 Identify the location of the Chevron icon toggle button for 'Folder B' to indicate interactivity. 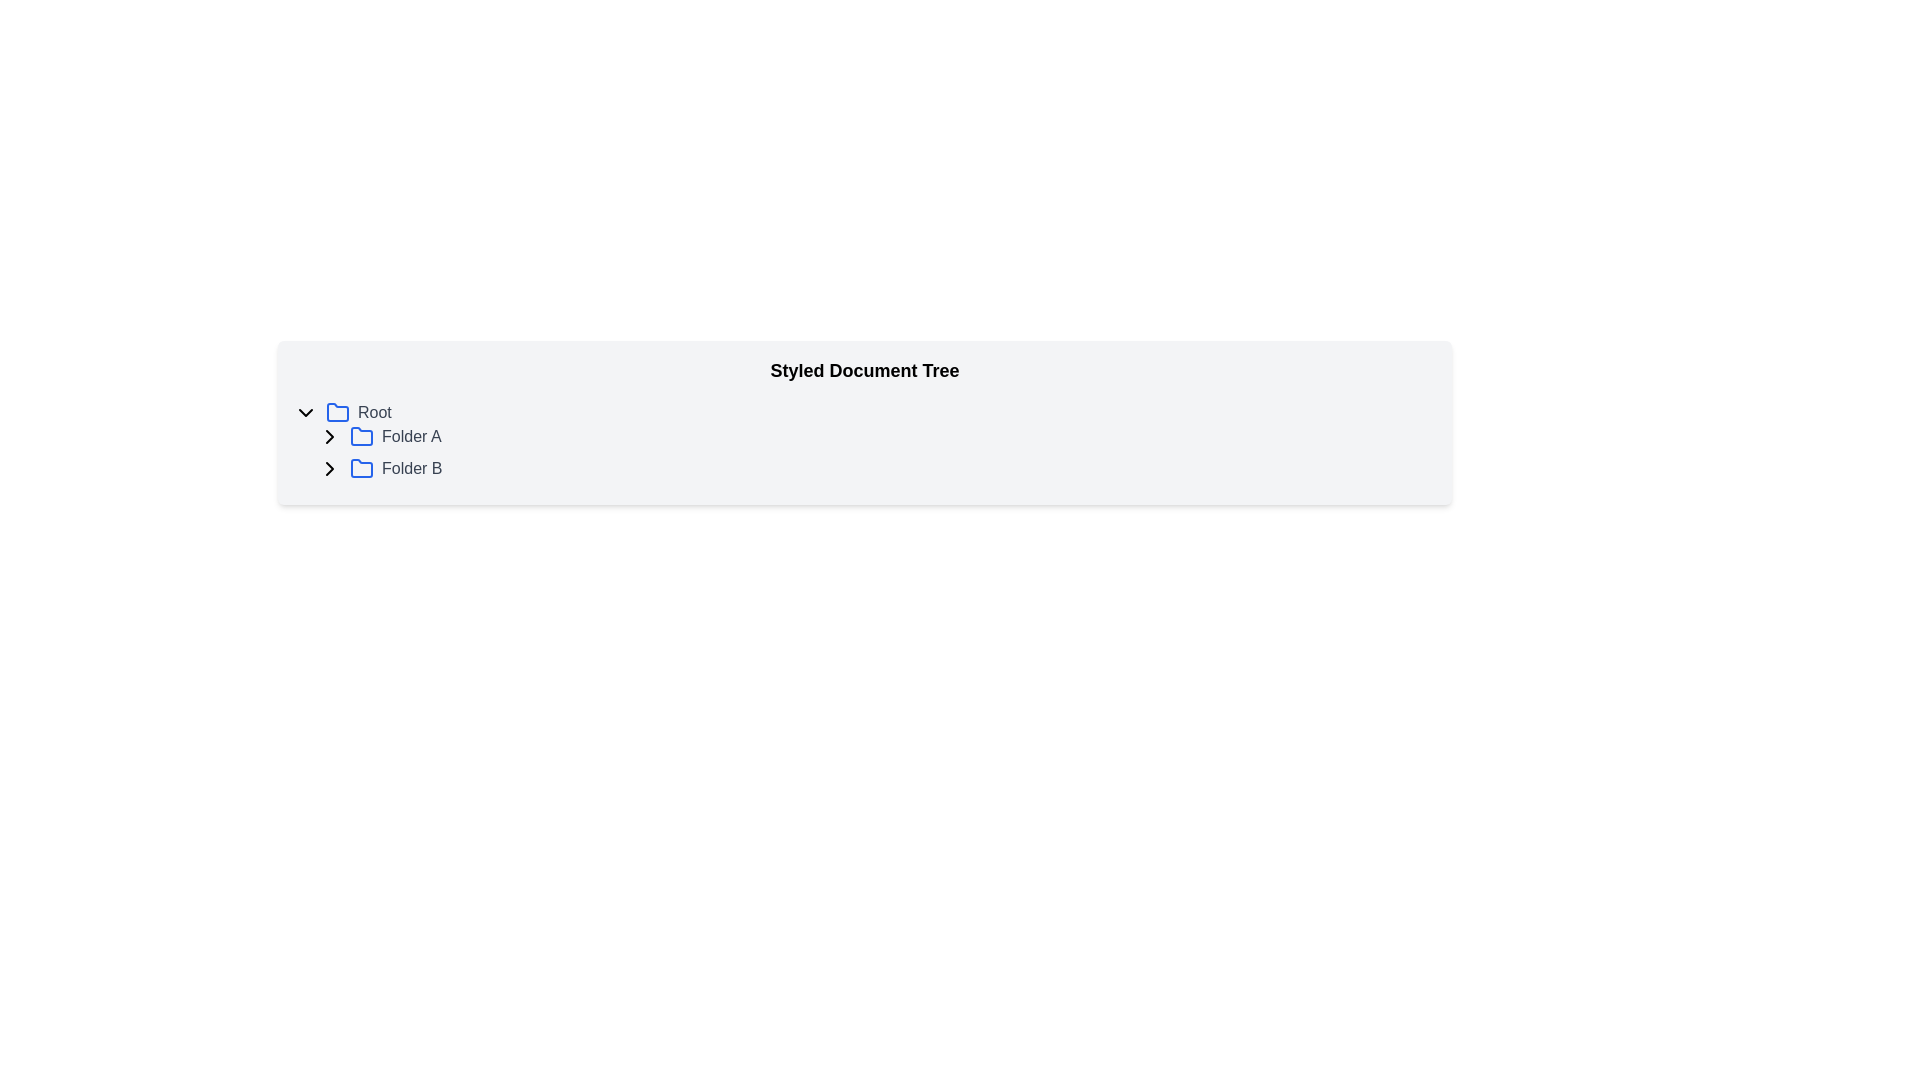
(330, 469).